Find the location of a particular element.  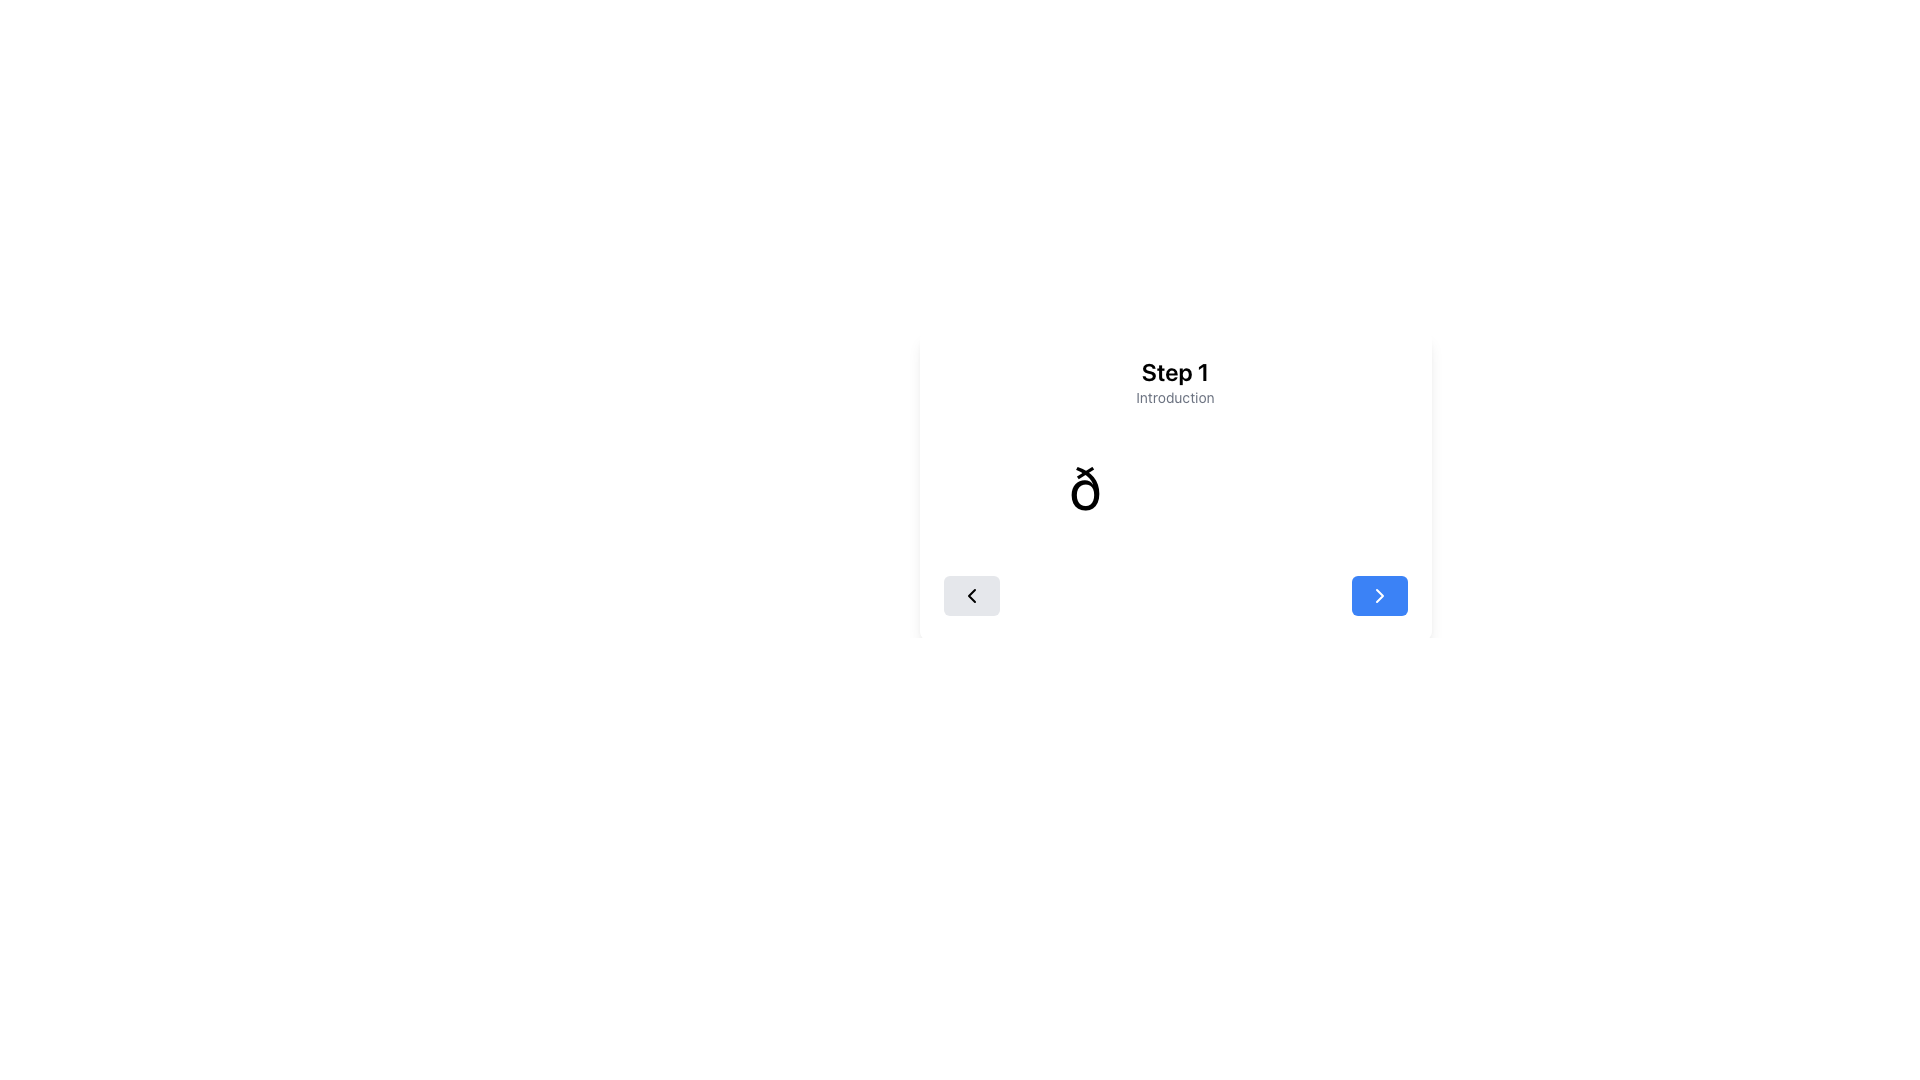

the right-pointing chevron icon located in the blue button at the bottom-right corner of the interface is located at coordinates (1378, 595).